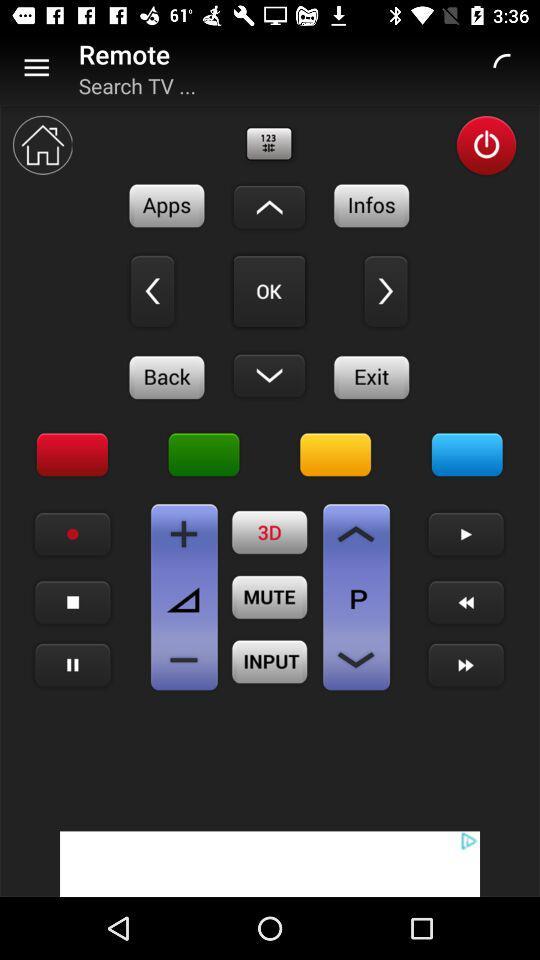 The image size is (540, 960). I want to click on mute sound button, so click(270, 597).